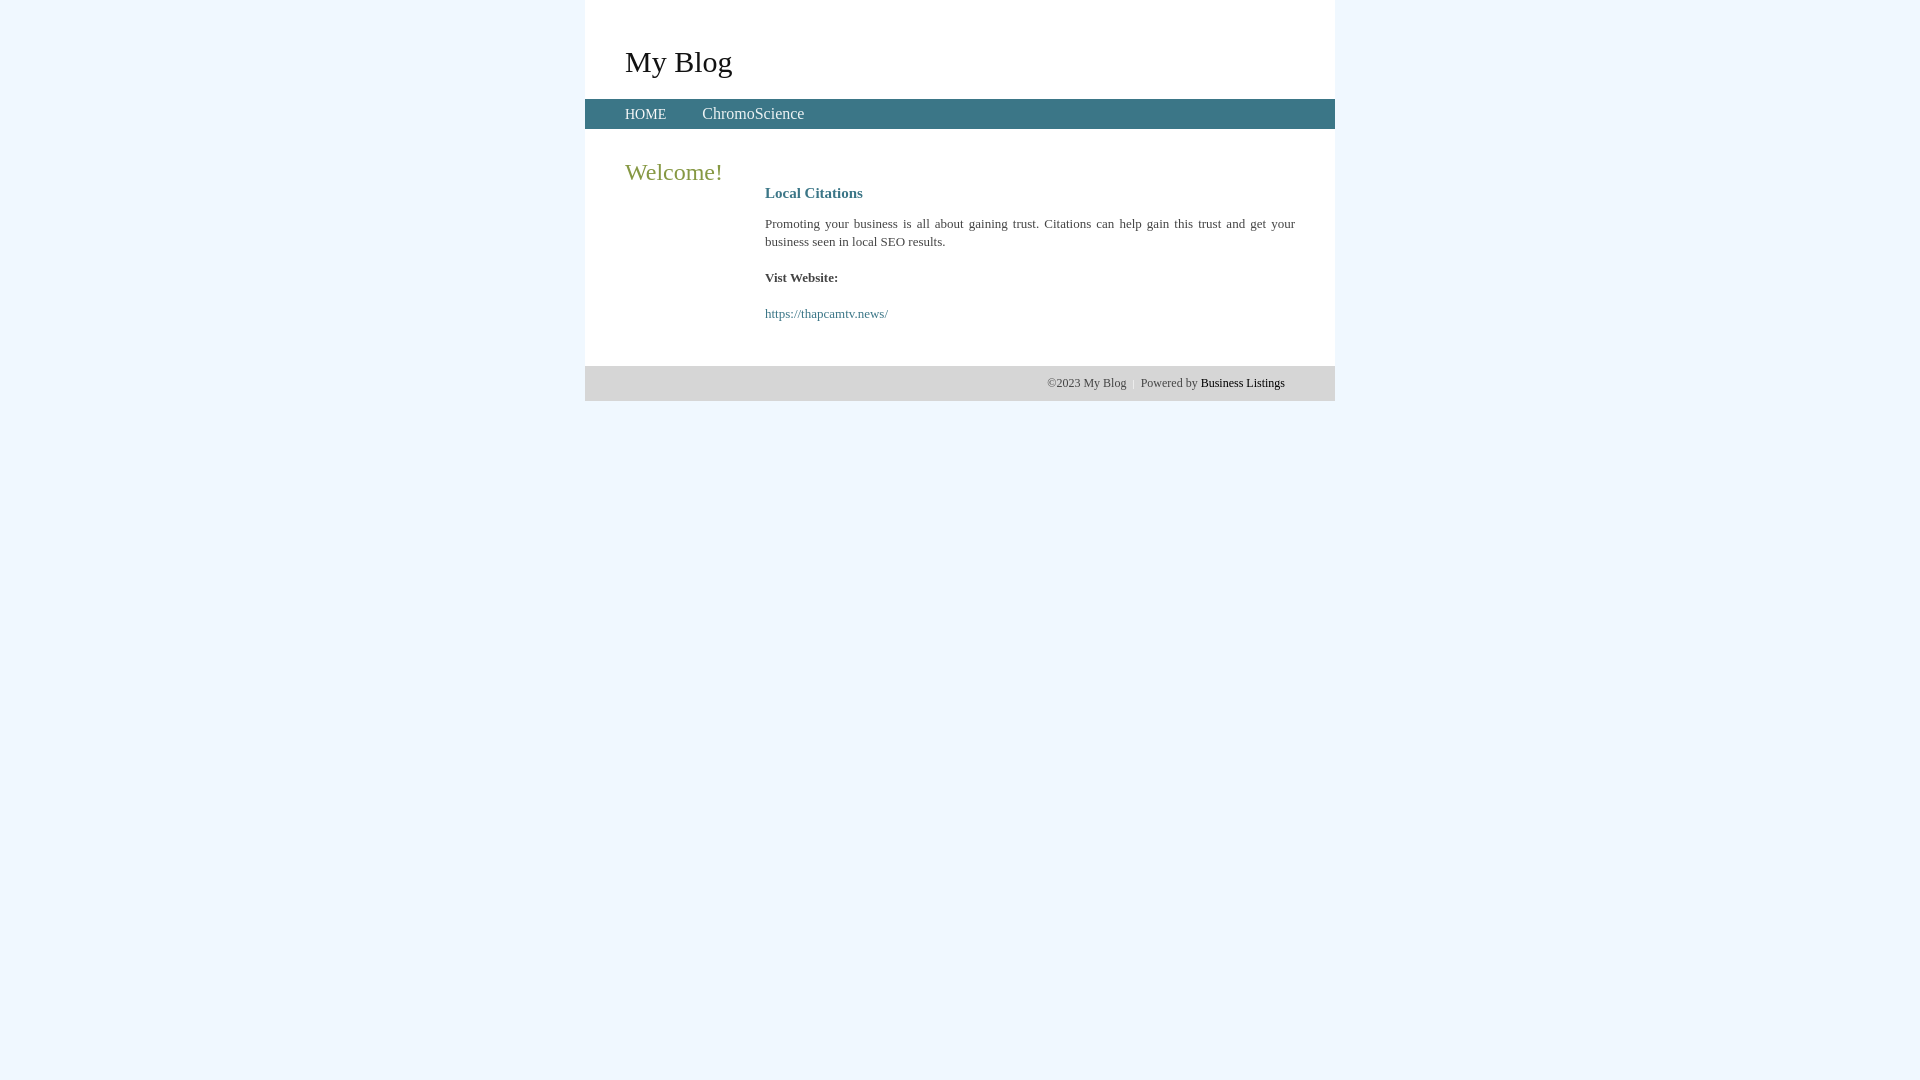  What do you see at coordinates (1242, 382) in the screenshot?
I see `'Business Listings'` at bounding box center [1242, 382].